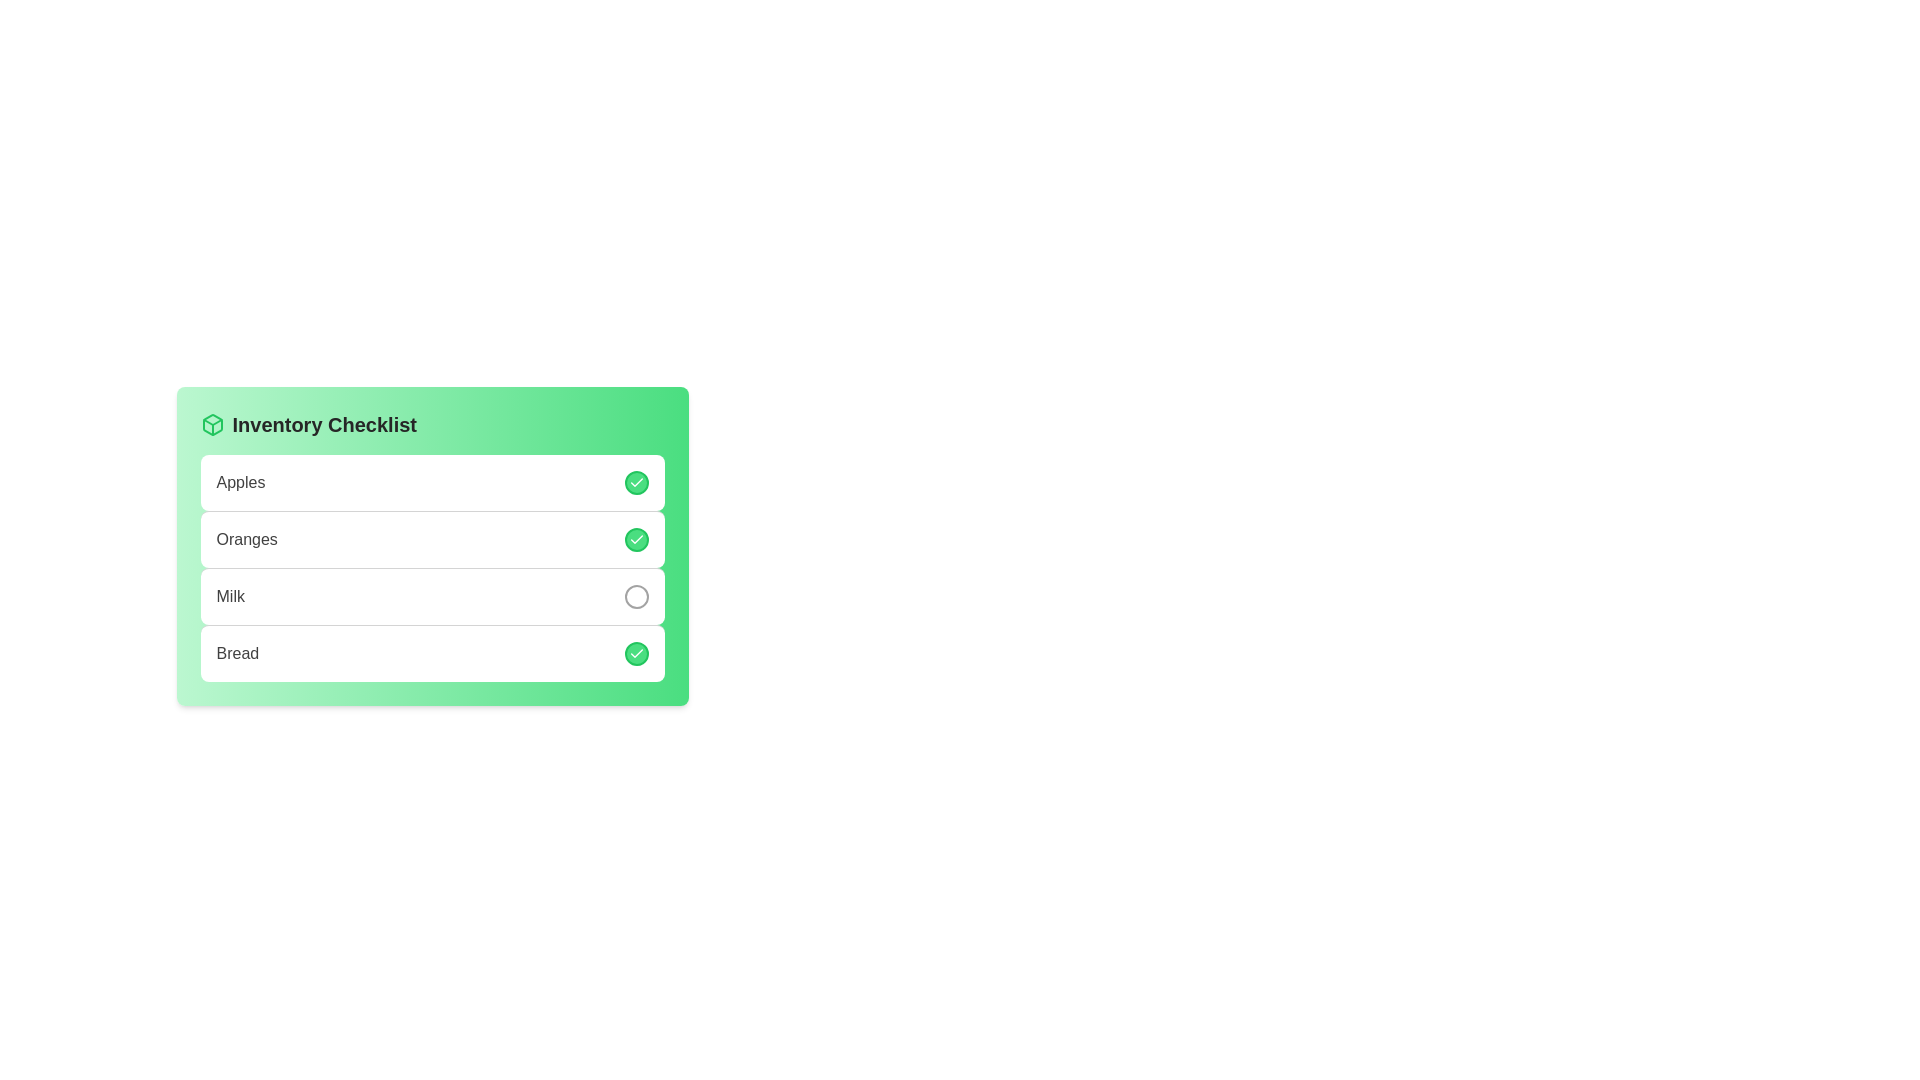 Image resolution: width=1920 pixels, height=1080 pixels. I want to click on the 'Oranges' list item in the Inventory Checklist, so click(431, 538).